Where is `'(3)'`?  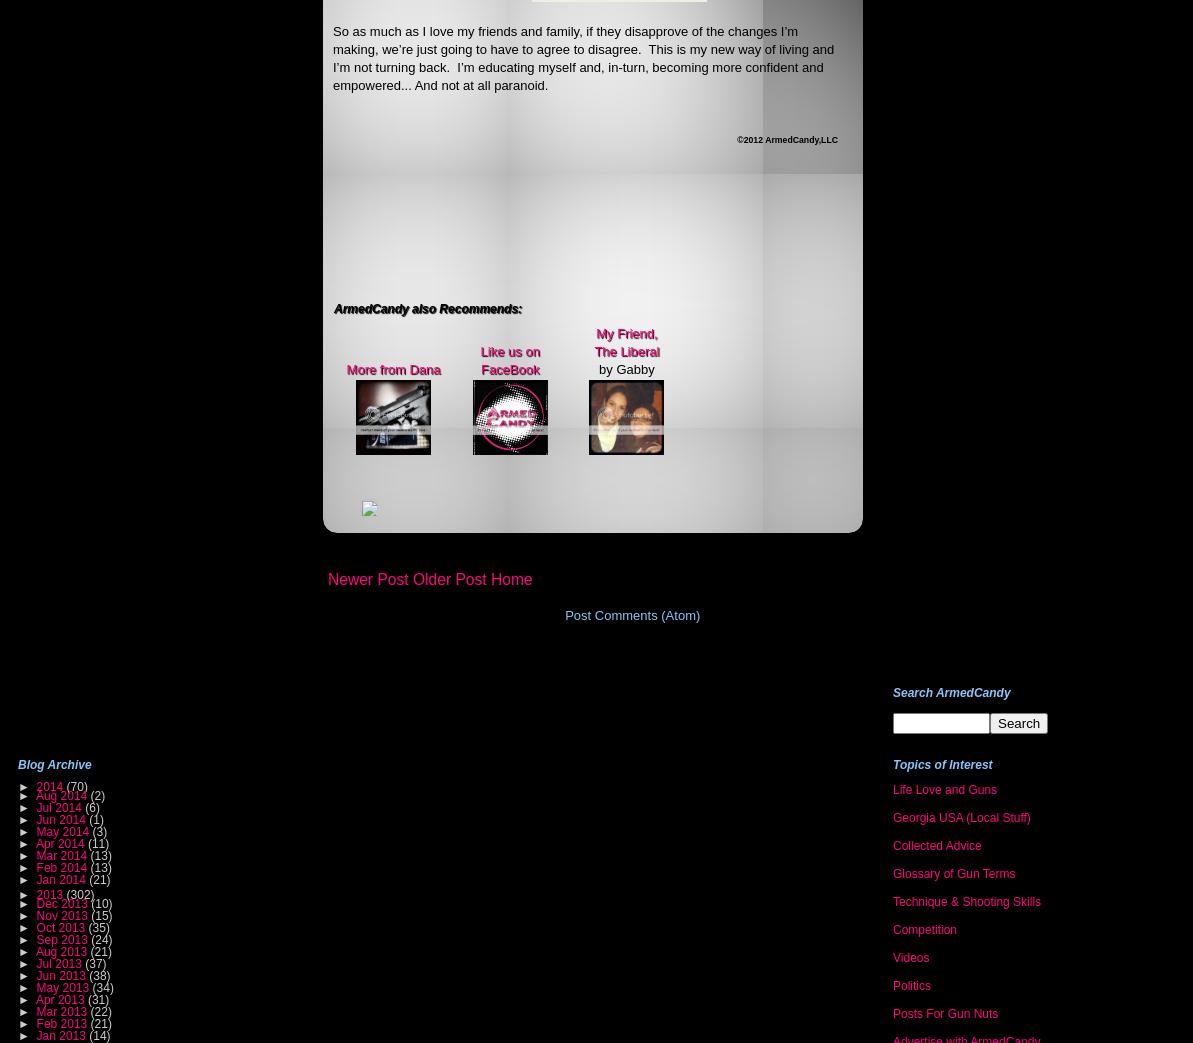 '(3)' is located at coordinates (98, 830).